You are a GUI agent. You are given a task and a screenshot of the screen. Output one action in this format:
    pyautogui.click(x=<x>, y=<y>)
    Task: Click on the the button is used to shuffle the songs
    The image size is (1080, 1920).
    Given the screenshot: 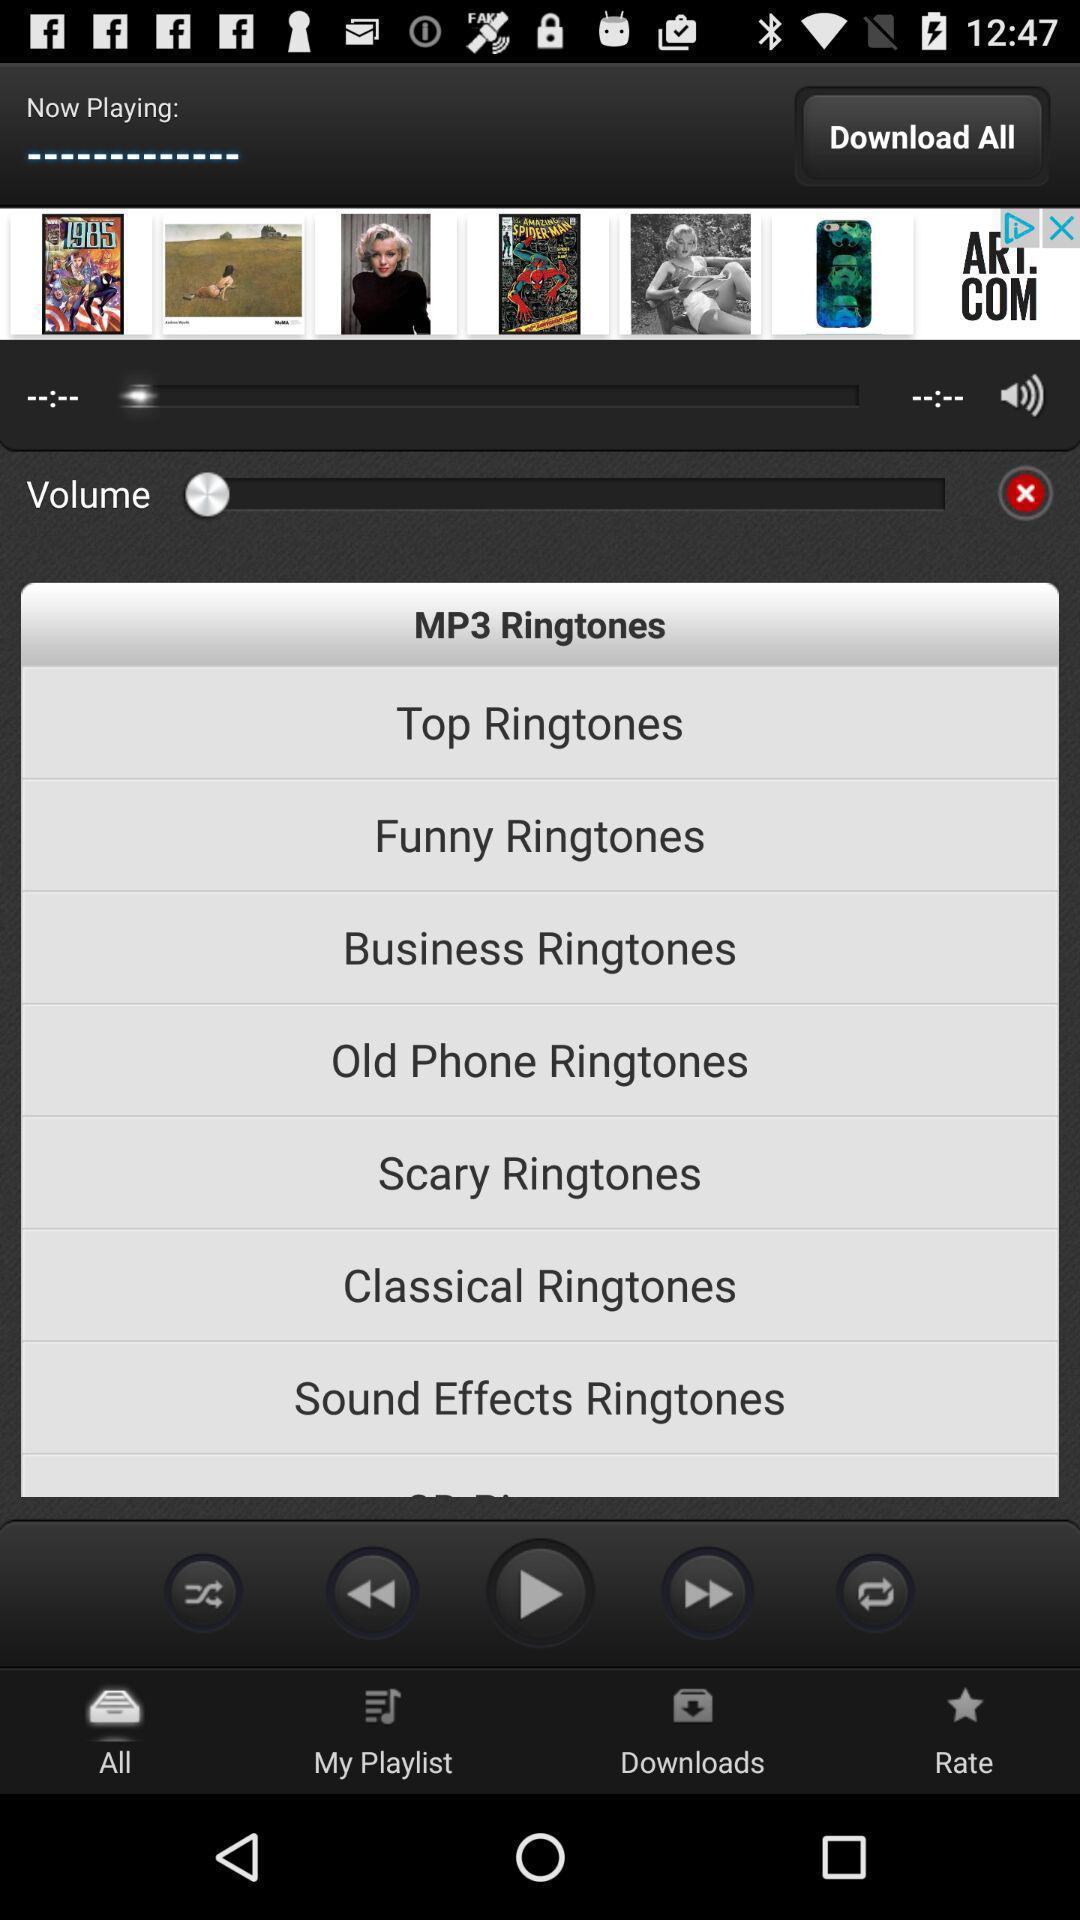 What is the action you would take?
    pyautogui.click(x=204, y=1591)
    